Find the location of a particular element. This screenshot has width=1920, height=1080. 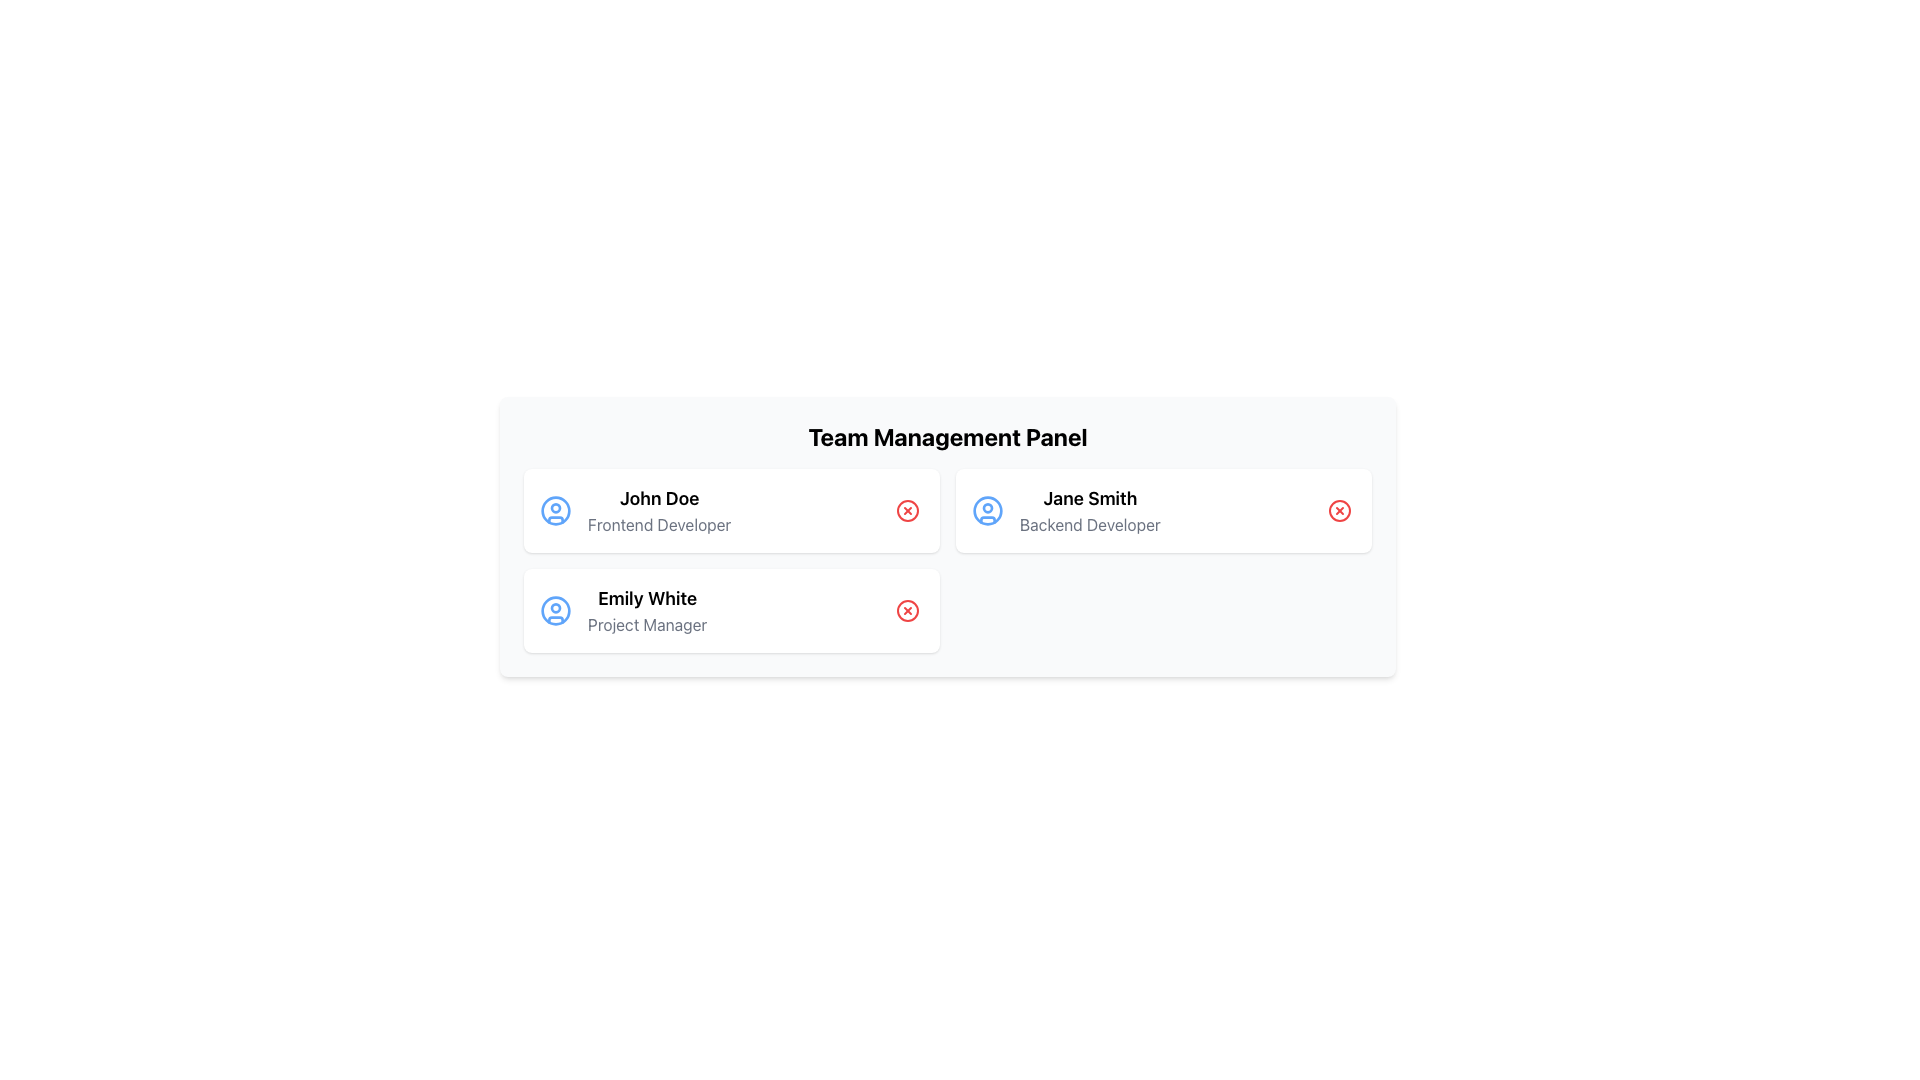

the static text display showing the name 'Jane Smith', which is positioned in the right-most column of a team management panel is located at coordinates (1089, 497).